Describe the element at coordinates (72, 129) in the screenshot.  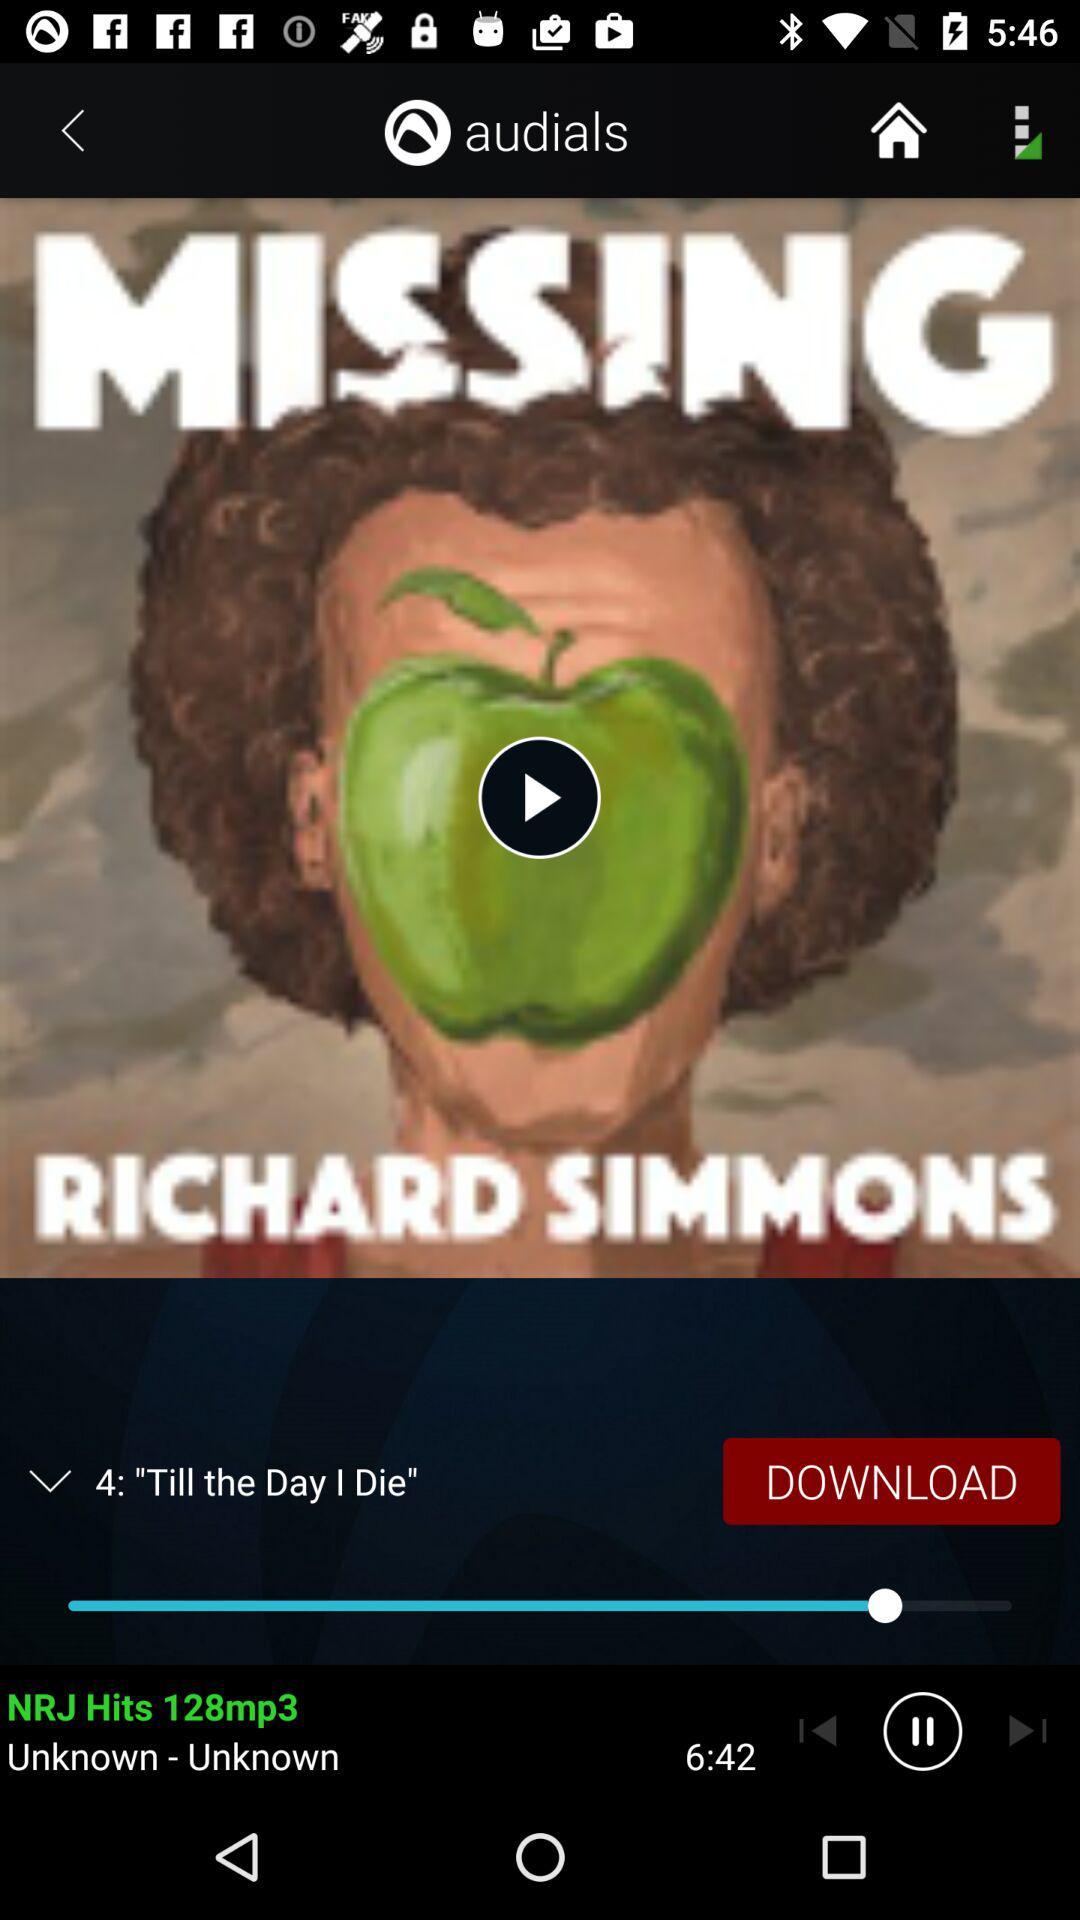
I see `icon at the top left corner` at that location.